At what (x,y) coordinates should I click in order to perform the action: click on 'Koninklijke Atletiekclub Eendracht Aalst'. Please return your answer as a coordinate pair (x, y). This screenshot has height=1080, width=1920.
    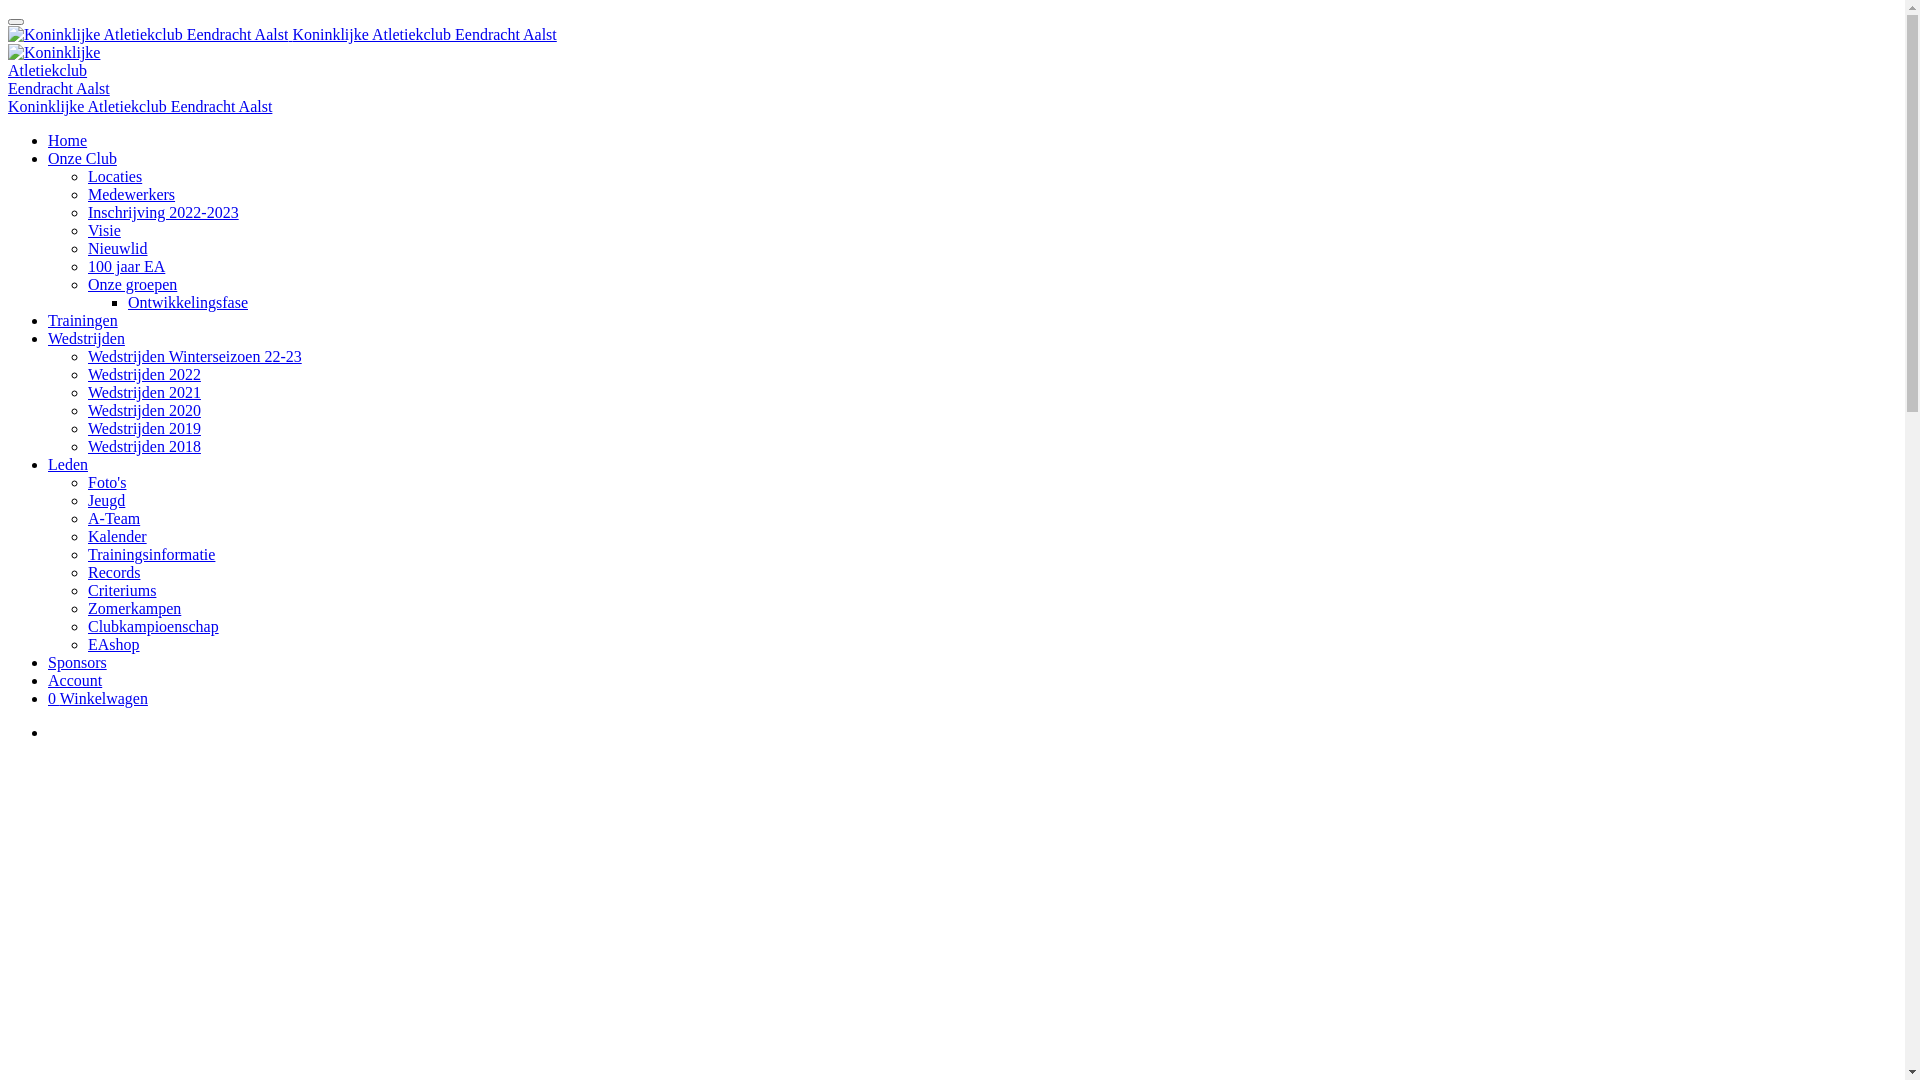
    Looking at the image, I should click on (63, 69).